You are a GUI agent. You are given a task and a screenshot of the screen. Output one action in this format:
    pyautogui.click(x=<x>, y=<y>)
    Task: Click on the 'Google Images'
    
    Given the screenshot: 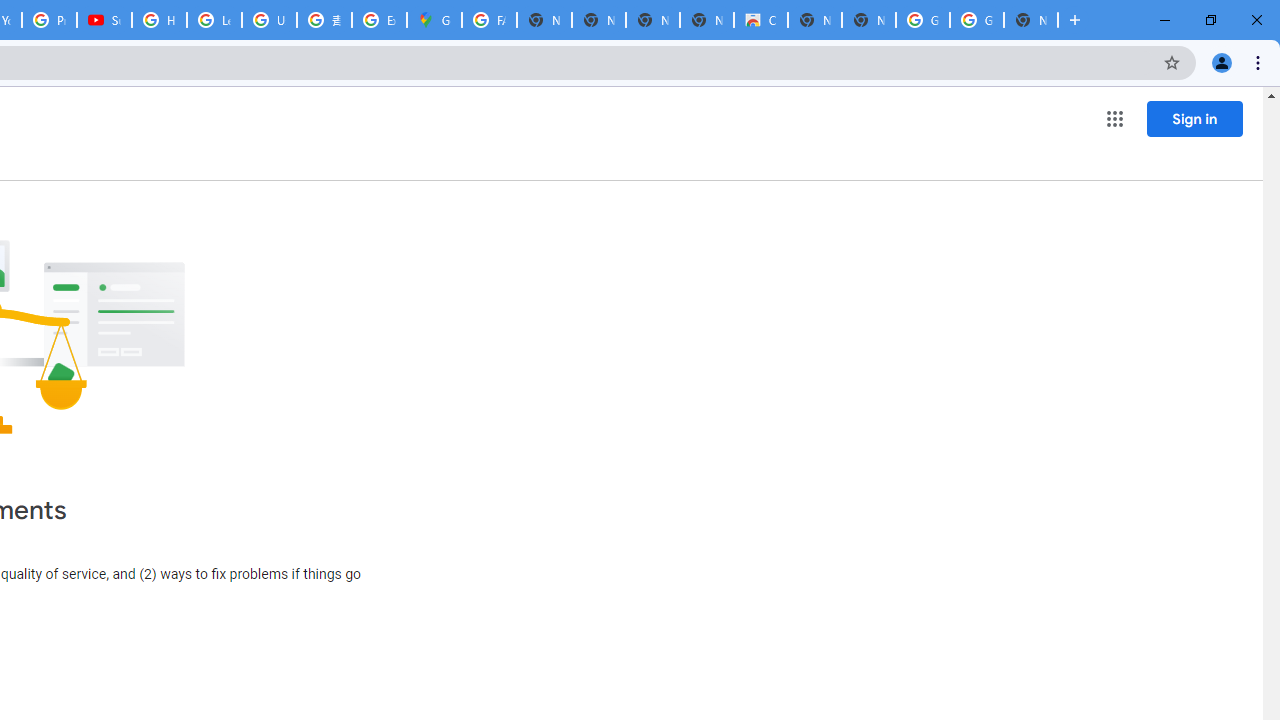 What is the action you would take?
    pyautogui.click(x=976, y=20)
    